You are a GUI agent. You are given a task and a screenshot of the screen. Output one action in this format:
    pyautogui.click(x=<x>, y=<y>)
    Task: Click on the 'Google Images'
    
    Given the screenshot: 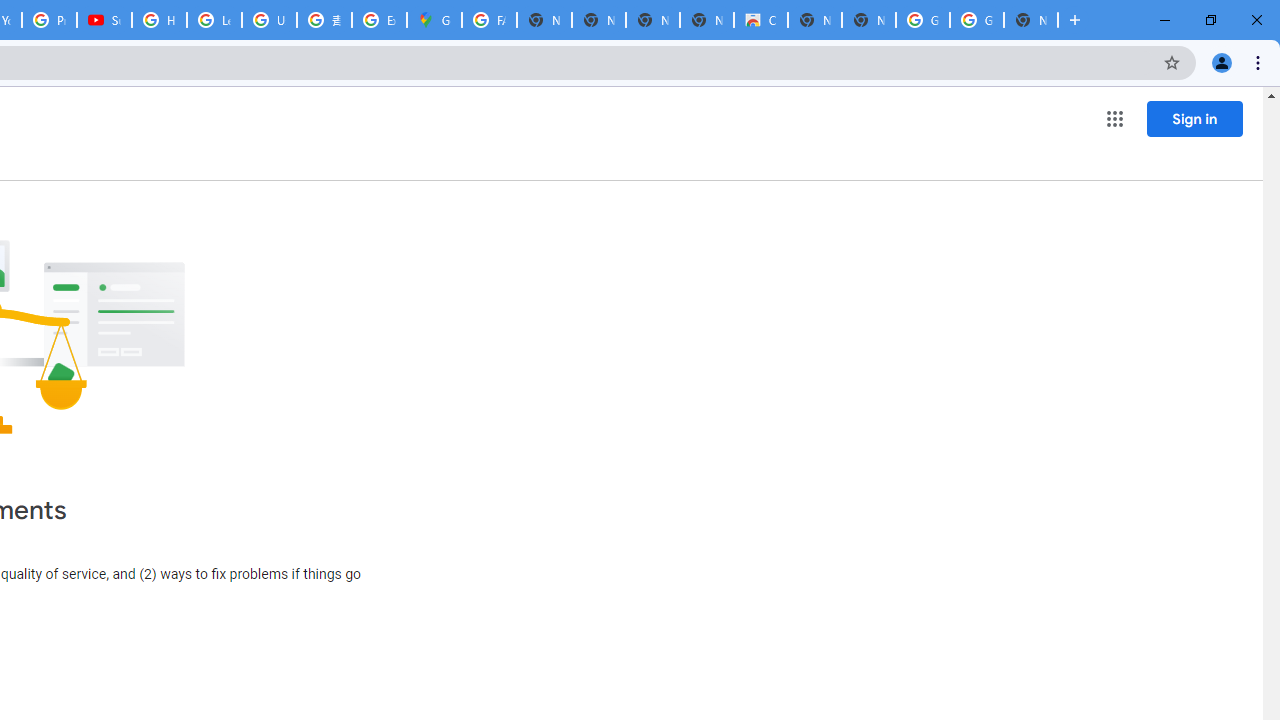 What is the action you would take?
    pyautogui.click(x=976, y=20)
    